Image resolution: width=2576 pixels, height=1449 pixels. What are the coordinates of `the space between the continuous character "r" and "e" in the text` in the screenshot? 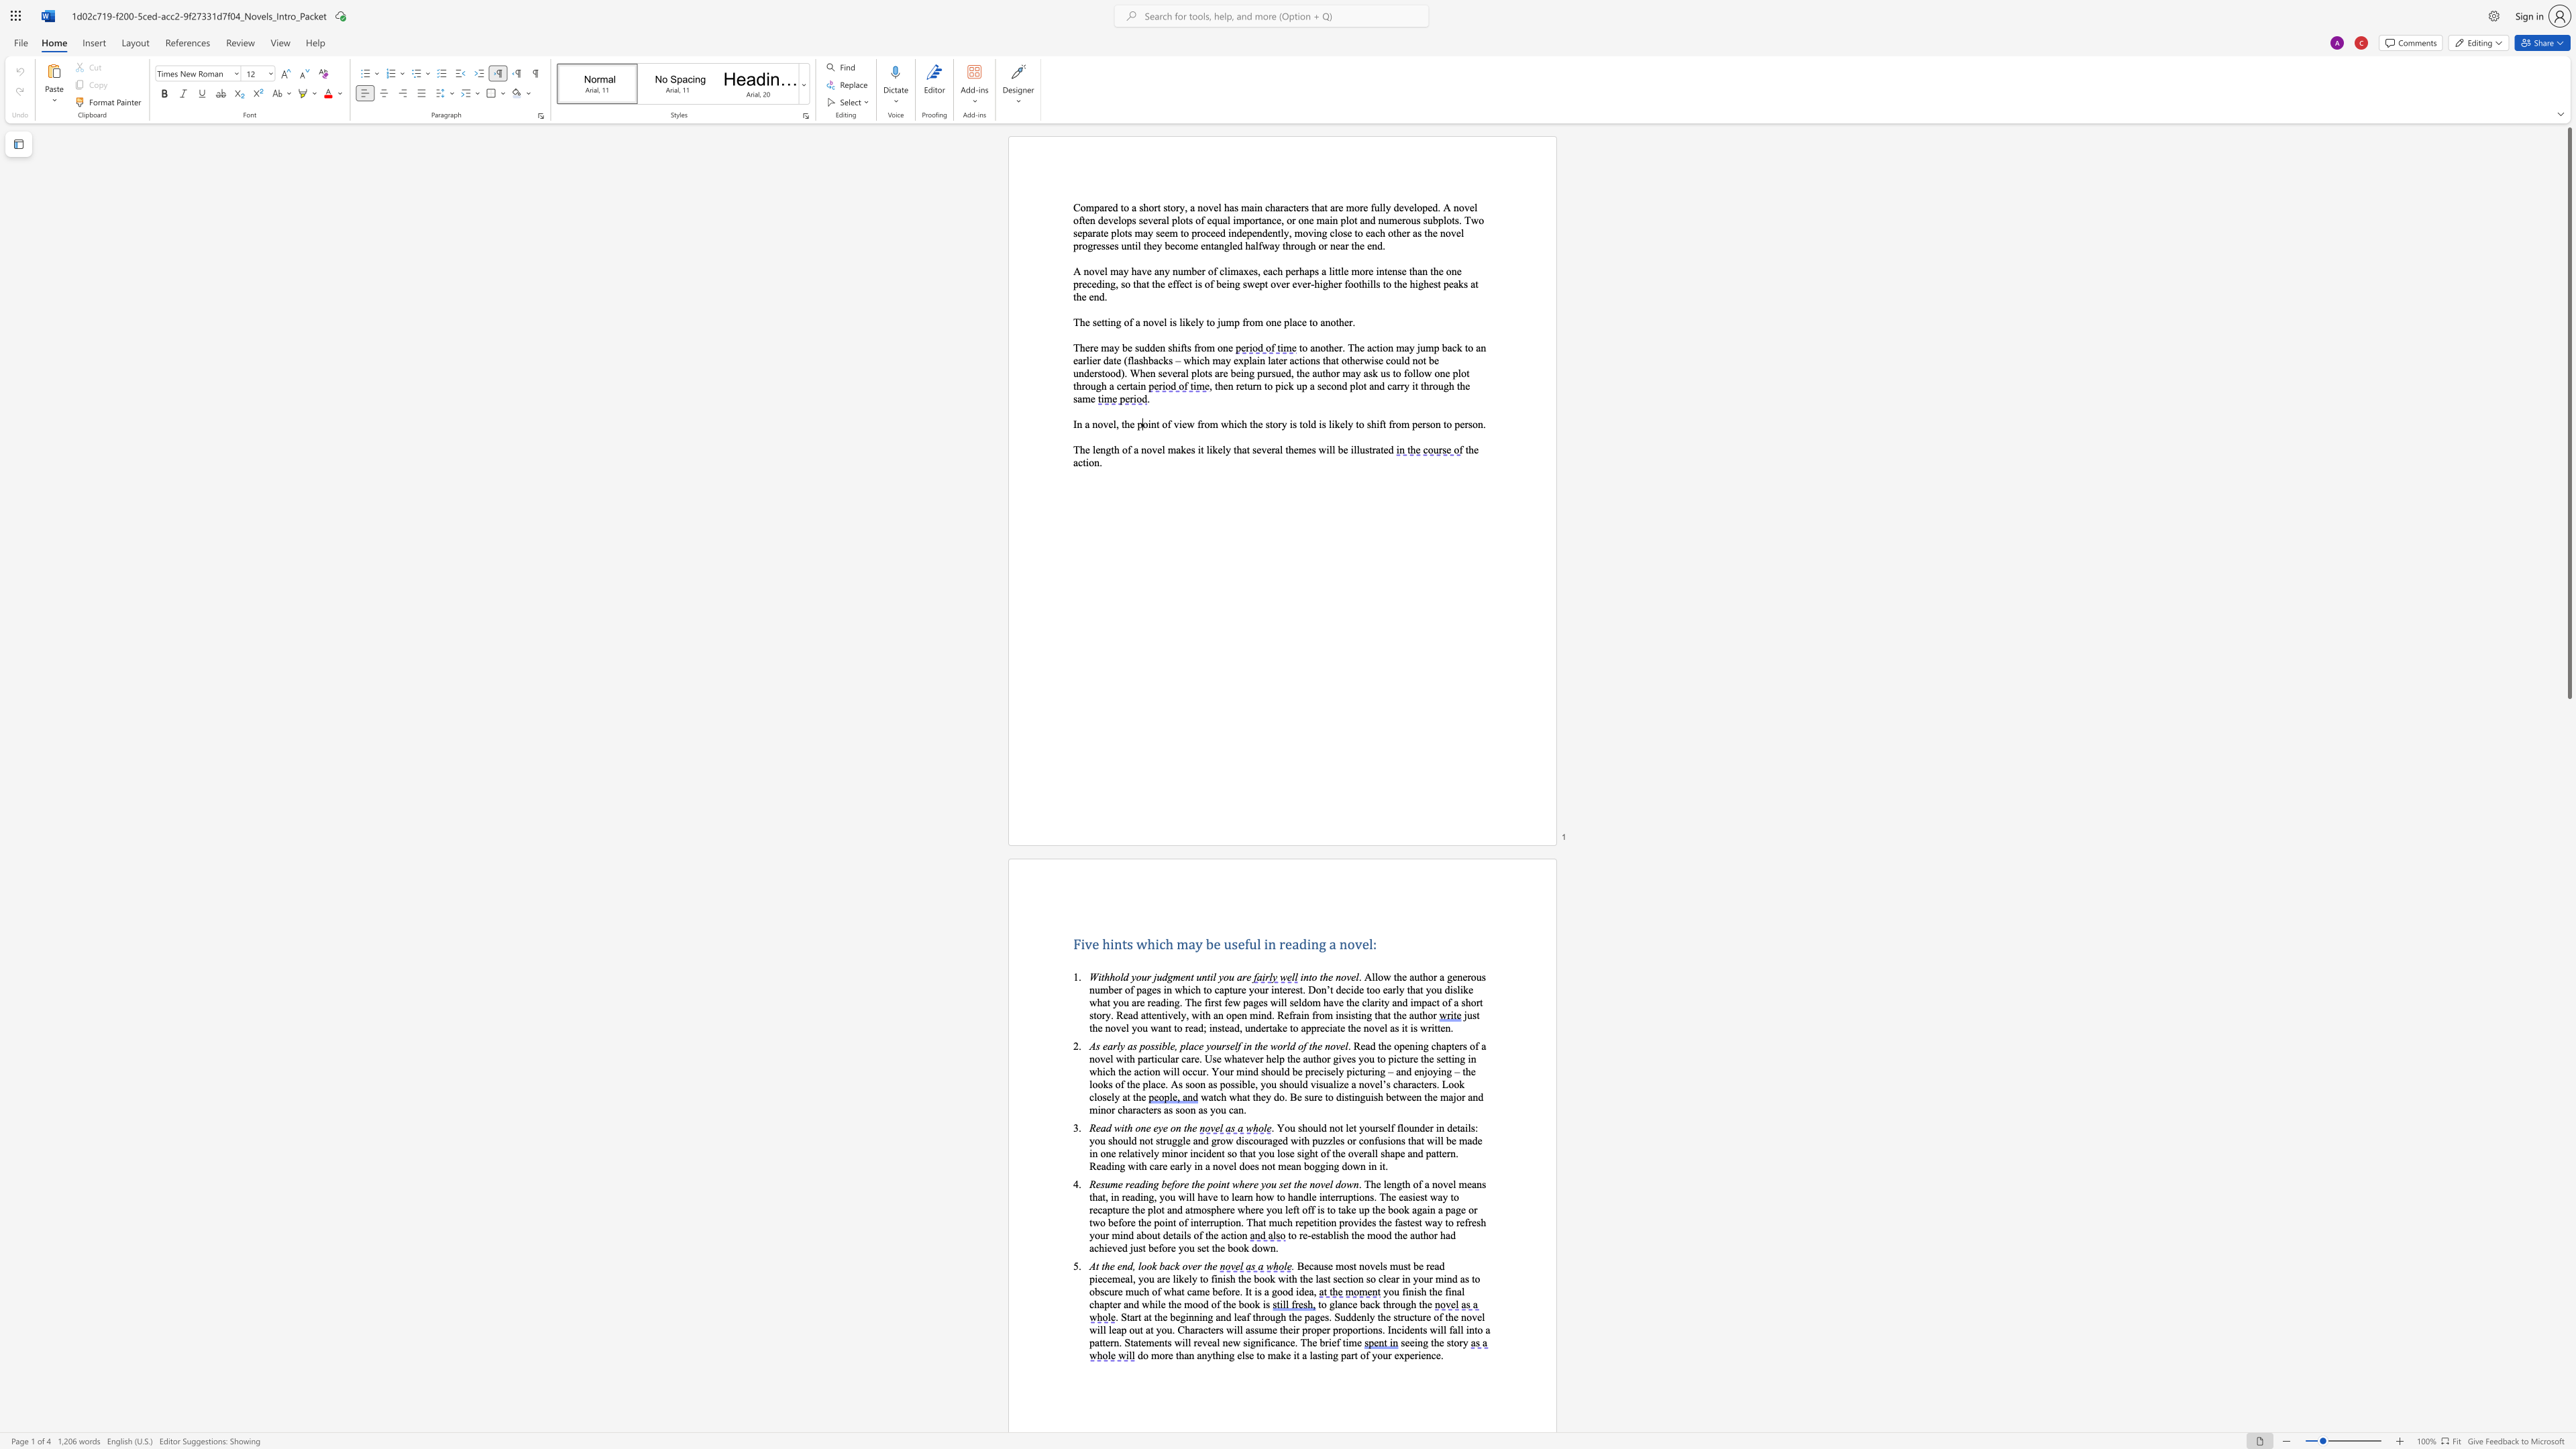 It's located at (1245, 977).